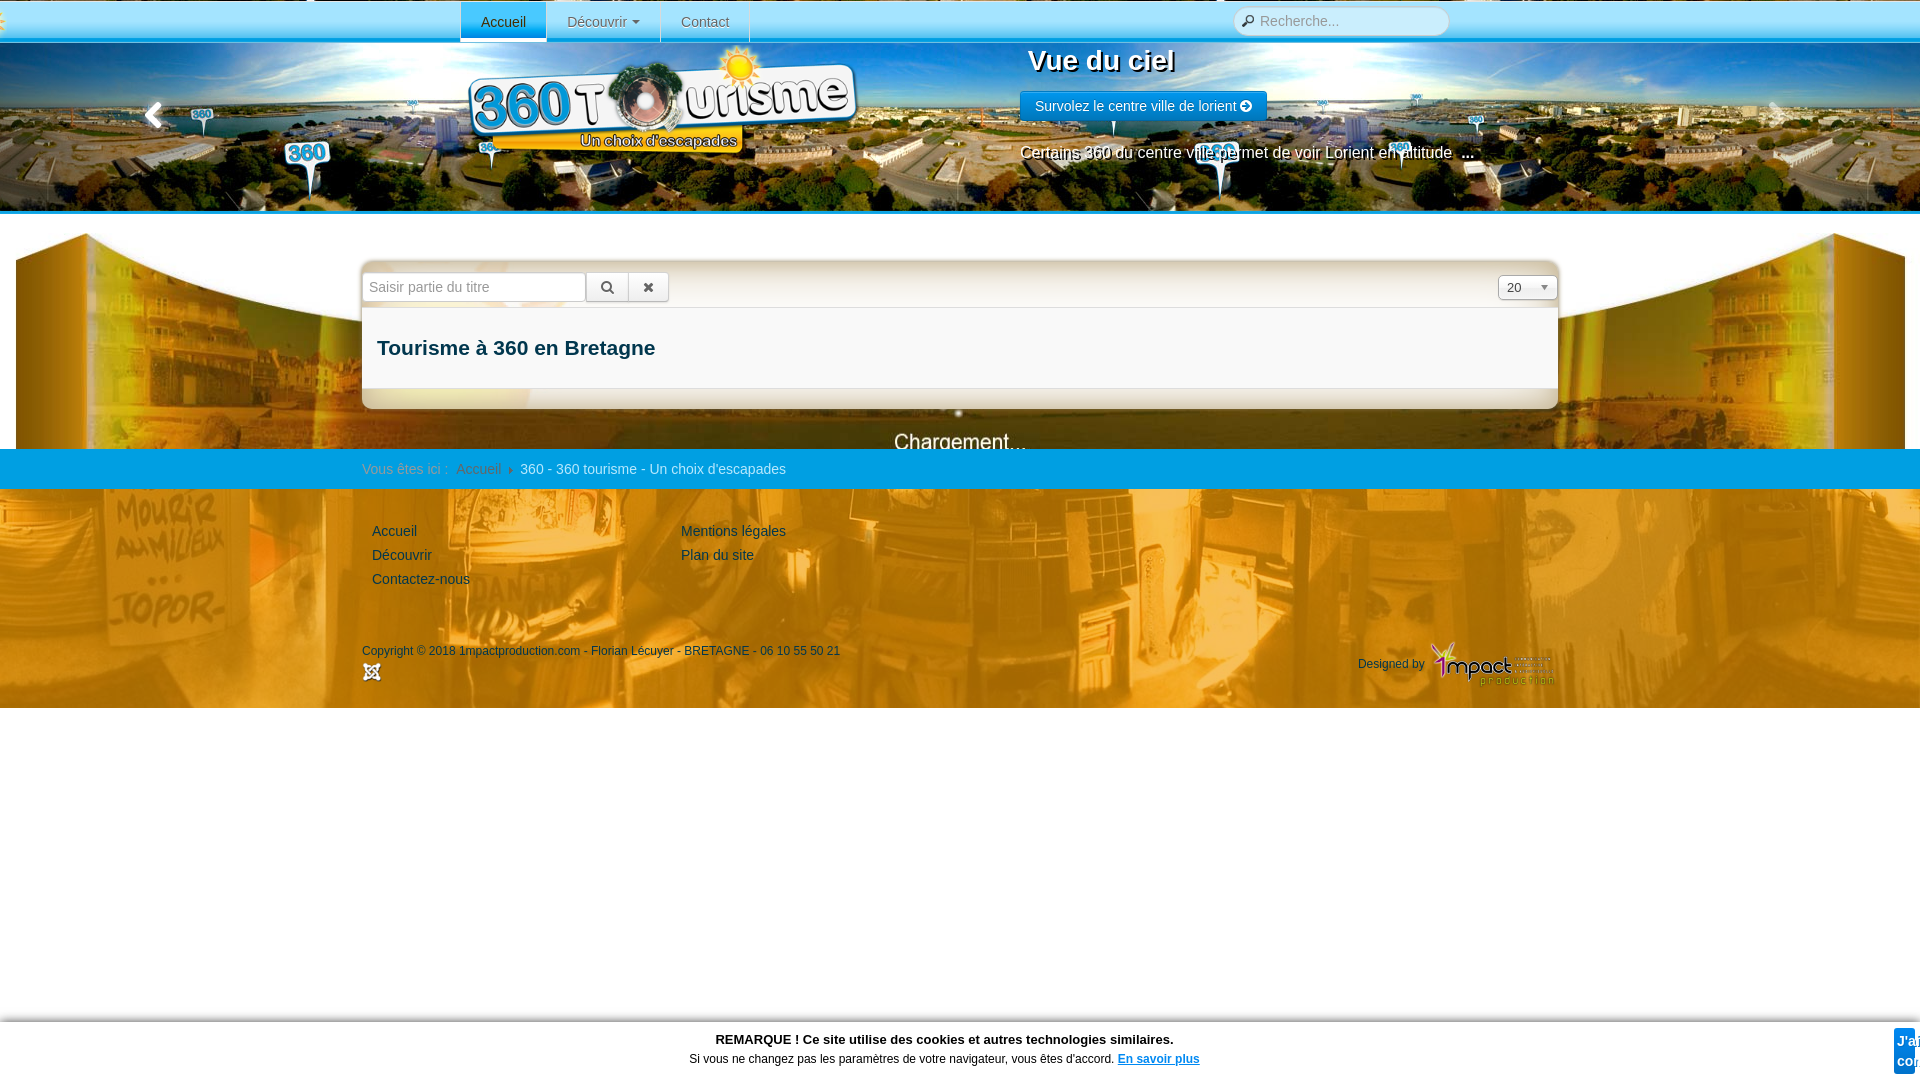 This screenshot has height=1080, width=1920. I want to click on '360tourisme.com', so click(660, 100).